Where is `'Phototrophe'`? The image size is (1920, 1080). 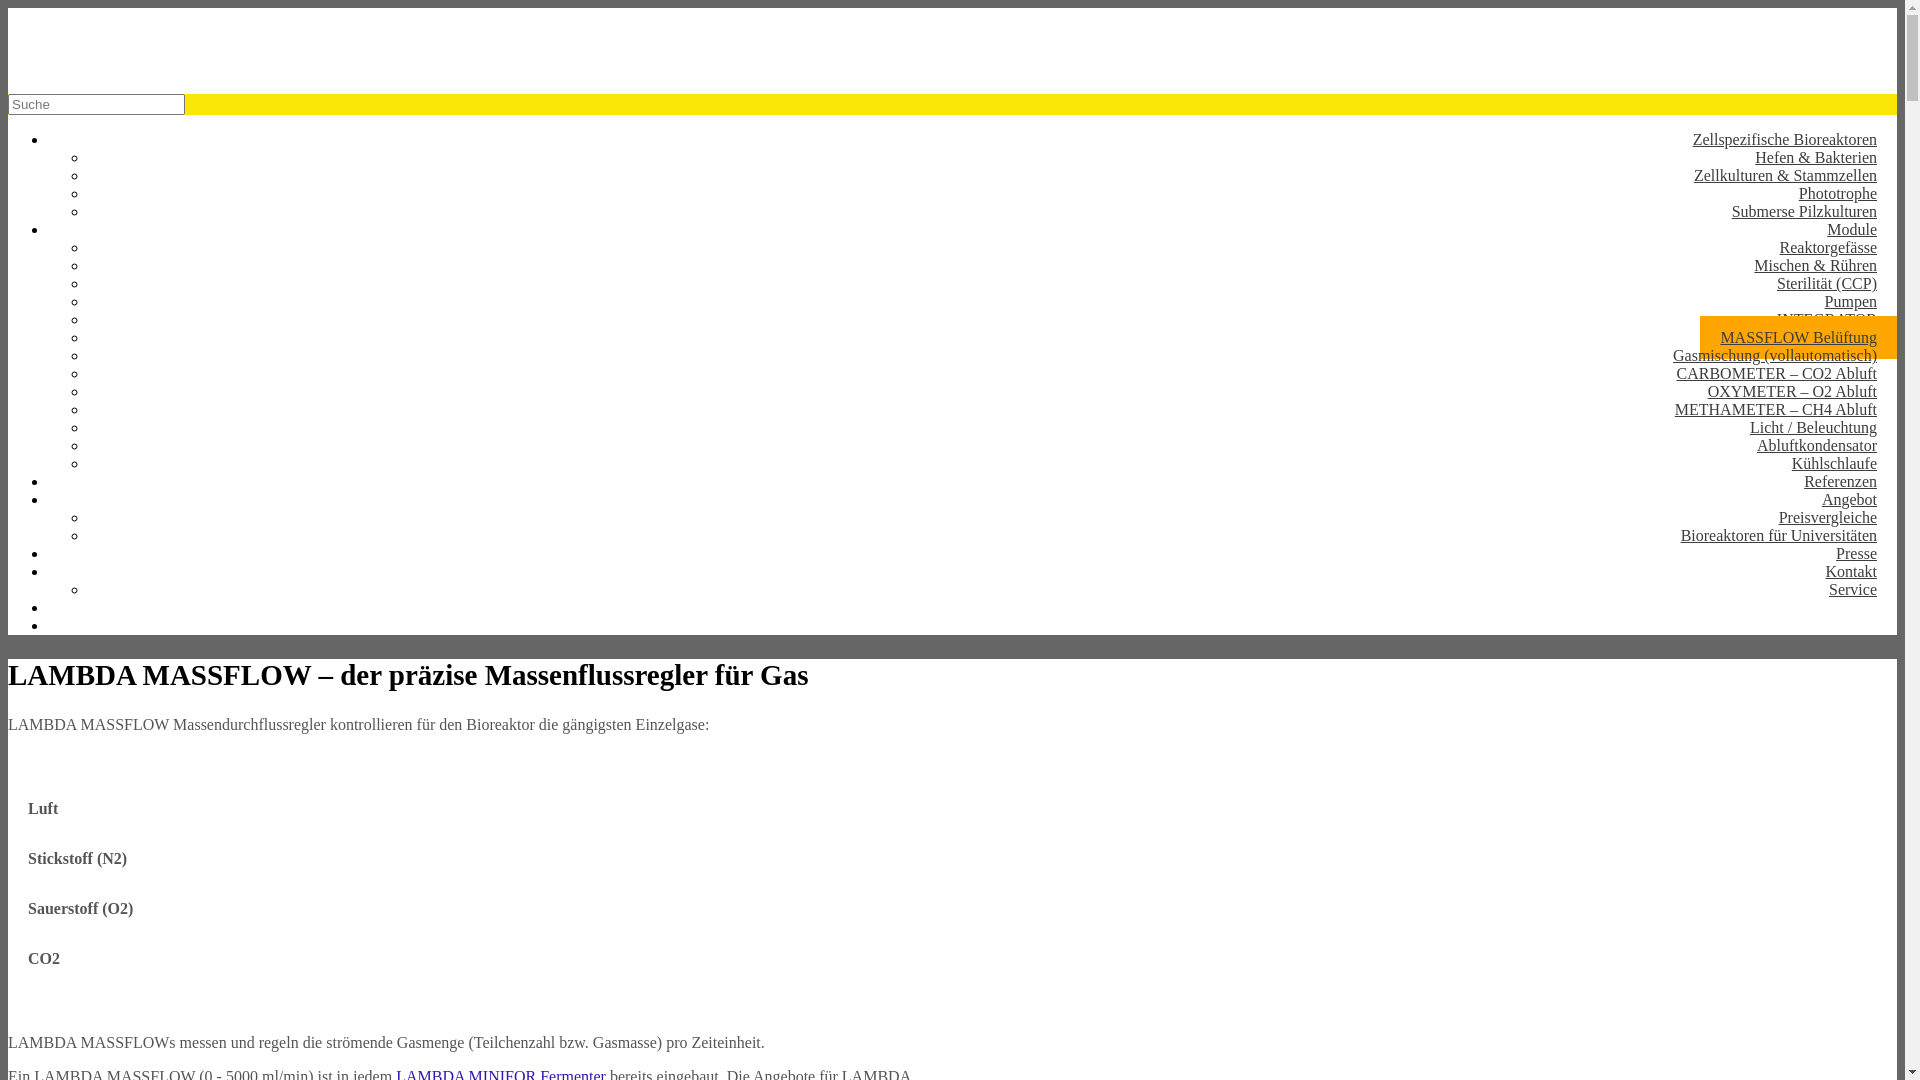
'Phototrophe' is located at coordinates (1779, 193).